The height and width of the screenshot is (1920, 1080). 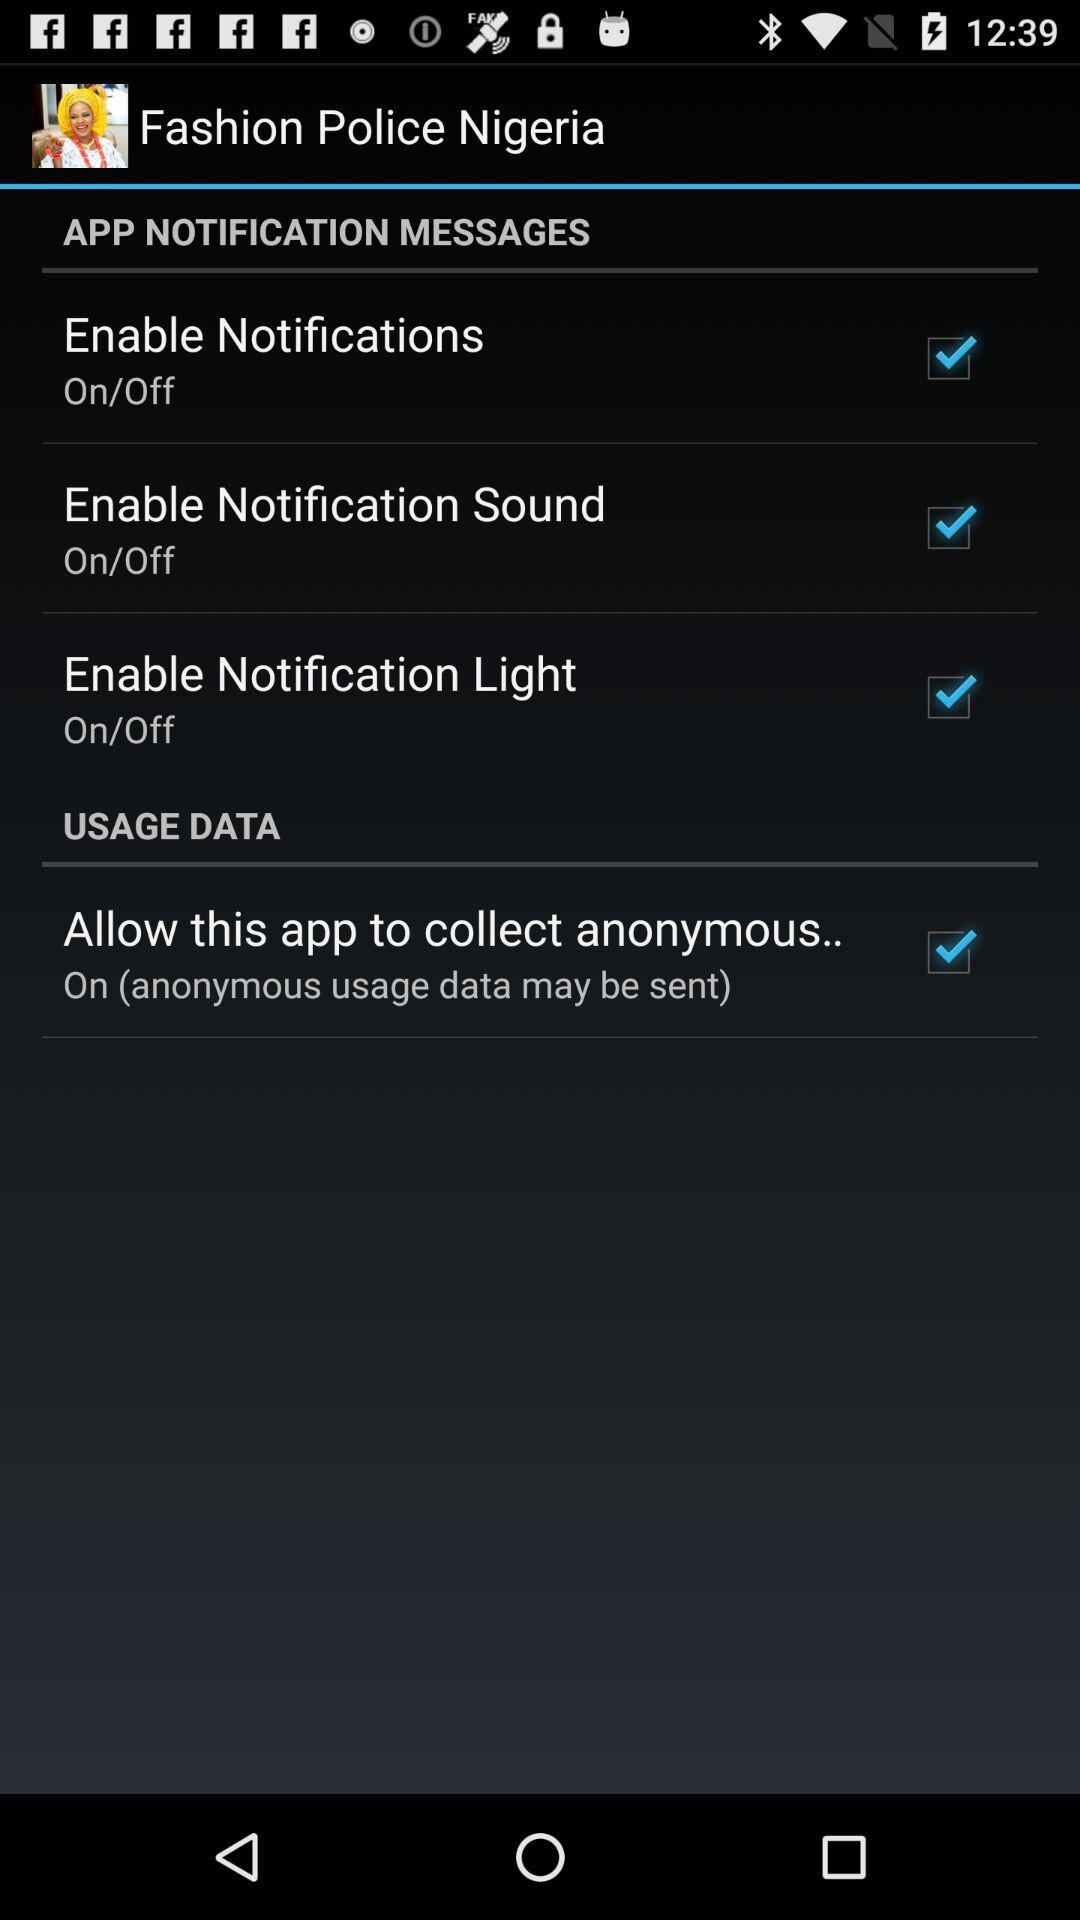 What do you see at coordinates (463, 926) in the screenshot?
I see `allow this app app` at bounding box center [463, 926].